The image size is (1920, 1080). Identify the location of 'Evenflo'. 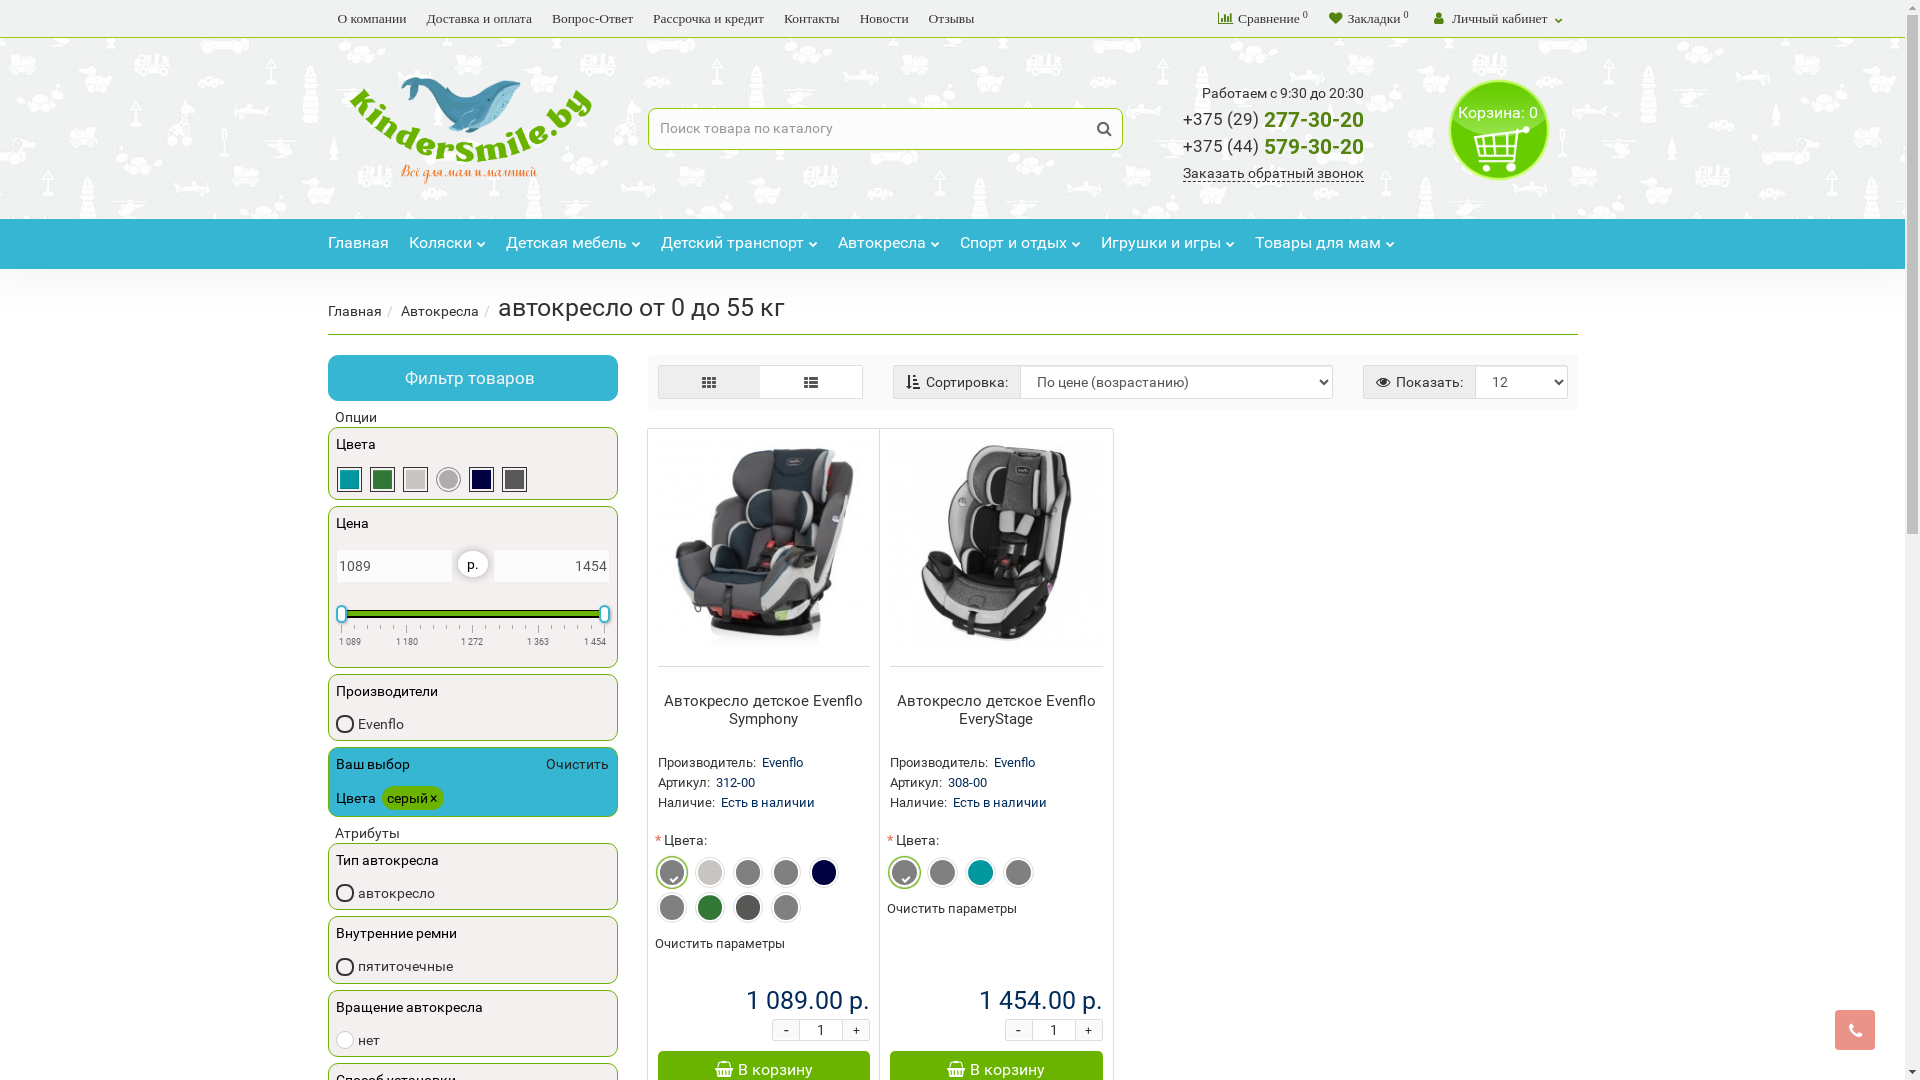
(369, 722).